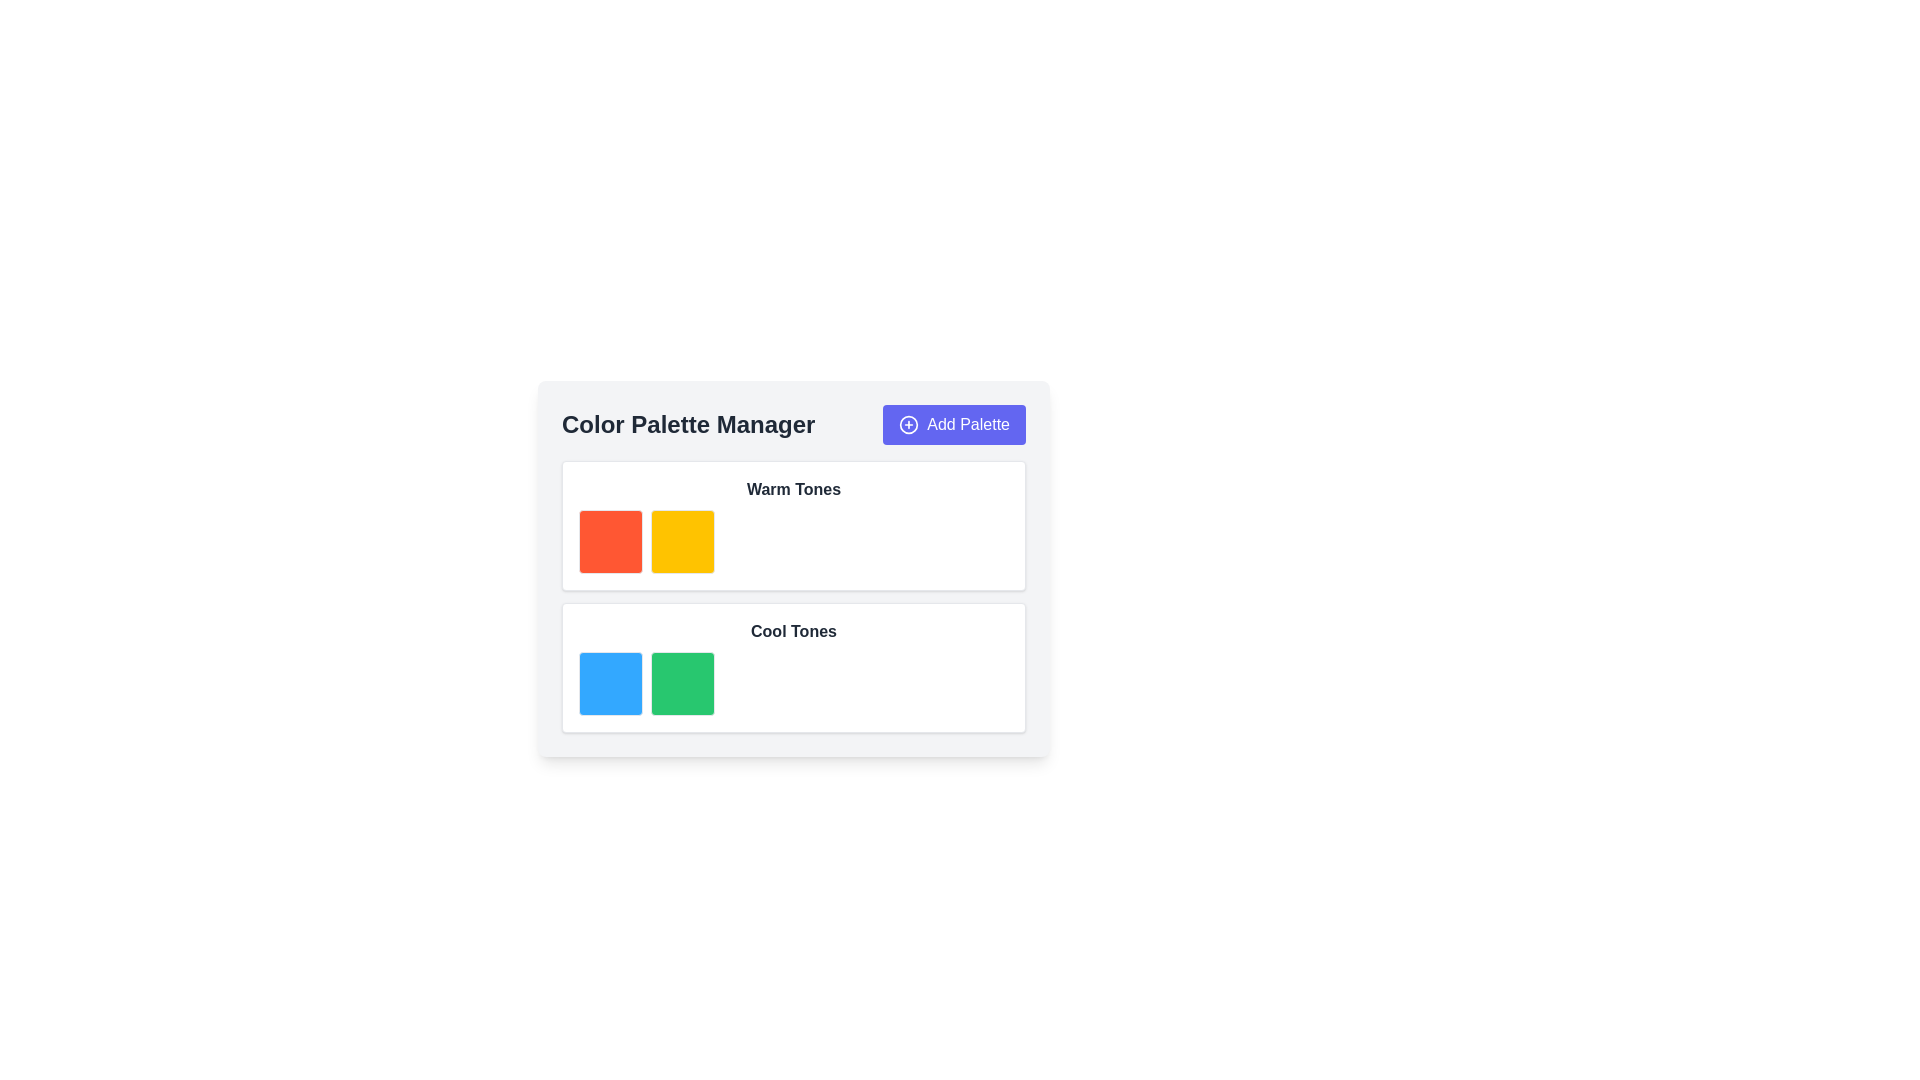 This screenshot has width=1920, height=1080. Describe the element at coordinates (792, 542) in the screenshot. I see `the color palette element labeled 'Warm Tones'` at that location.